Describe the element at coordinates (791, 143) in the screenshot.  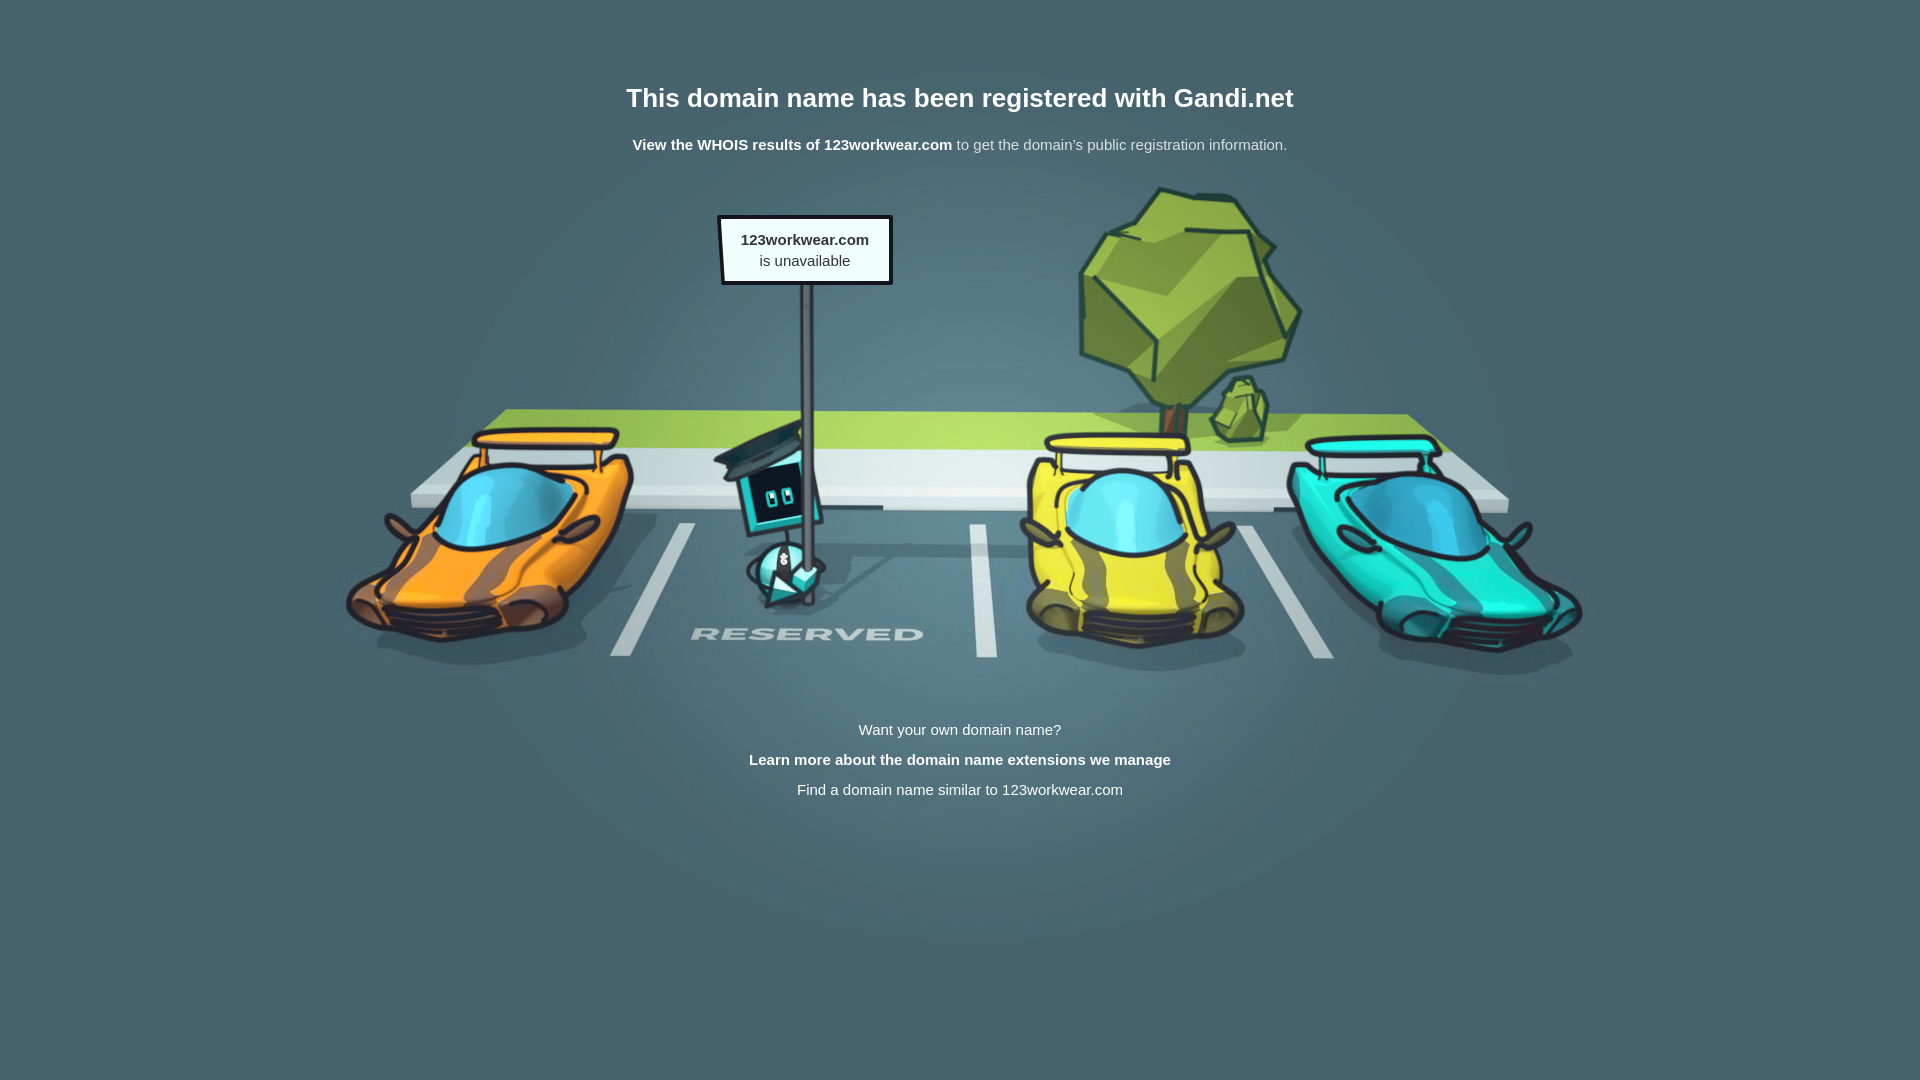
I see `'View the WHOIS results of 123workwear.com'` at that location.